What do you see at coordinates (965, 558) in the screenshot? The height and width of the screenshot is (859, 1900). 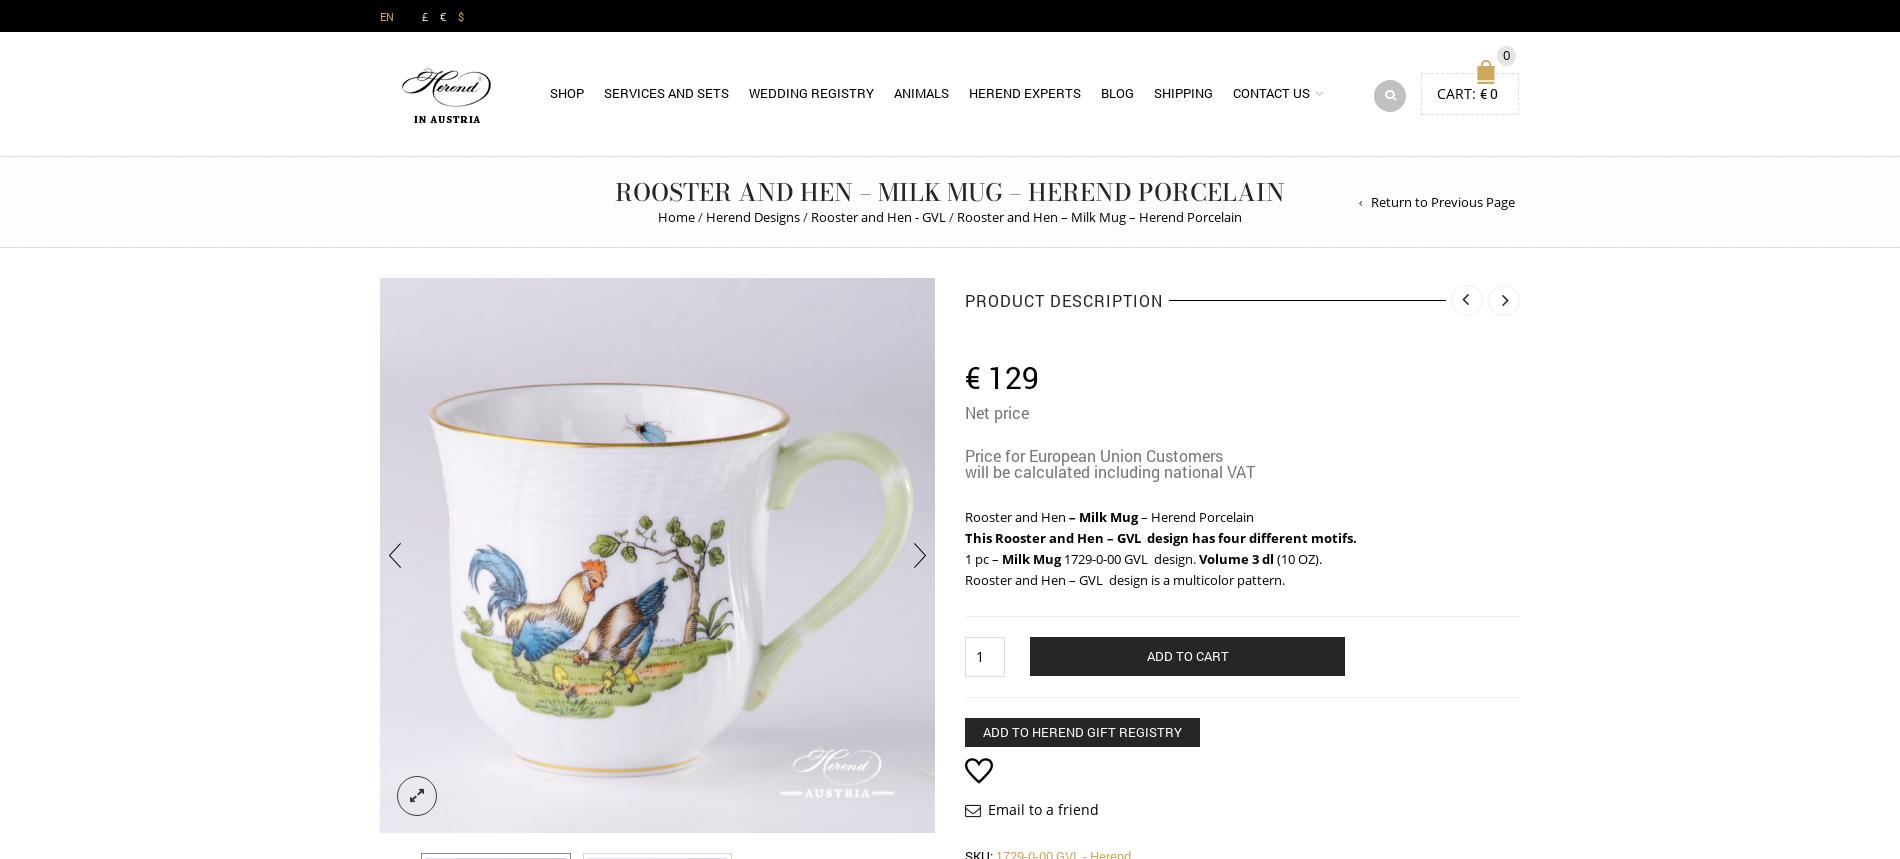 I see `'1 pc –'` at bounding box center [965, 558].